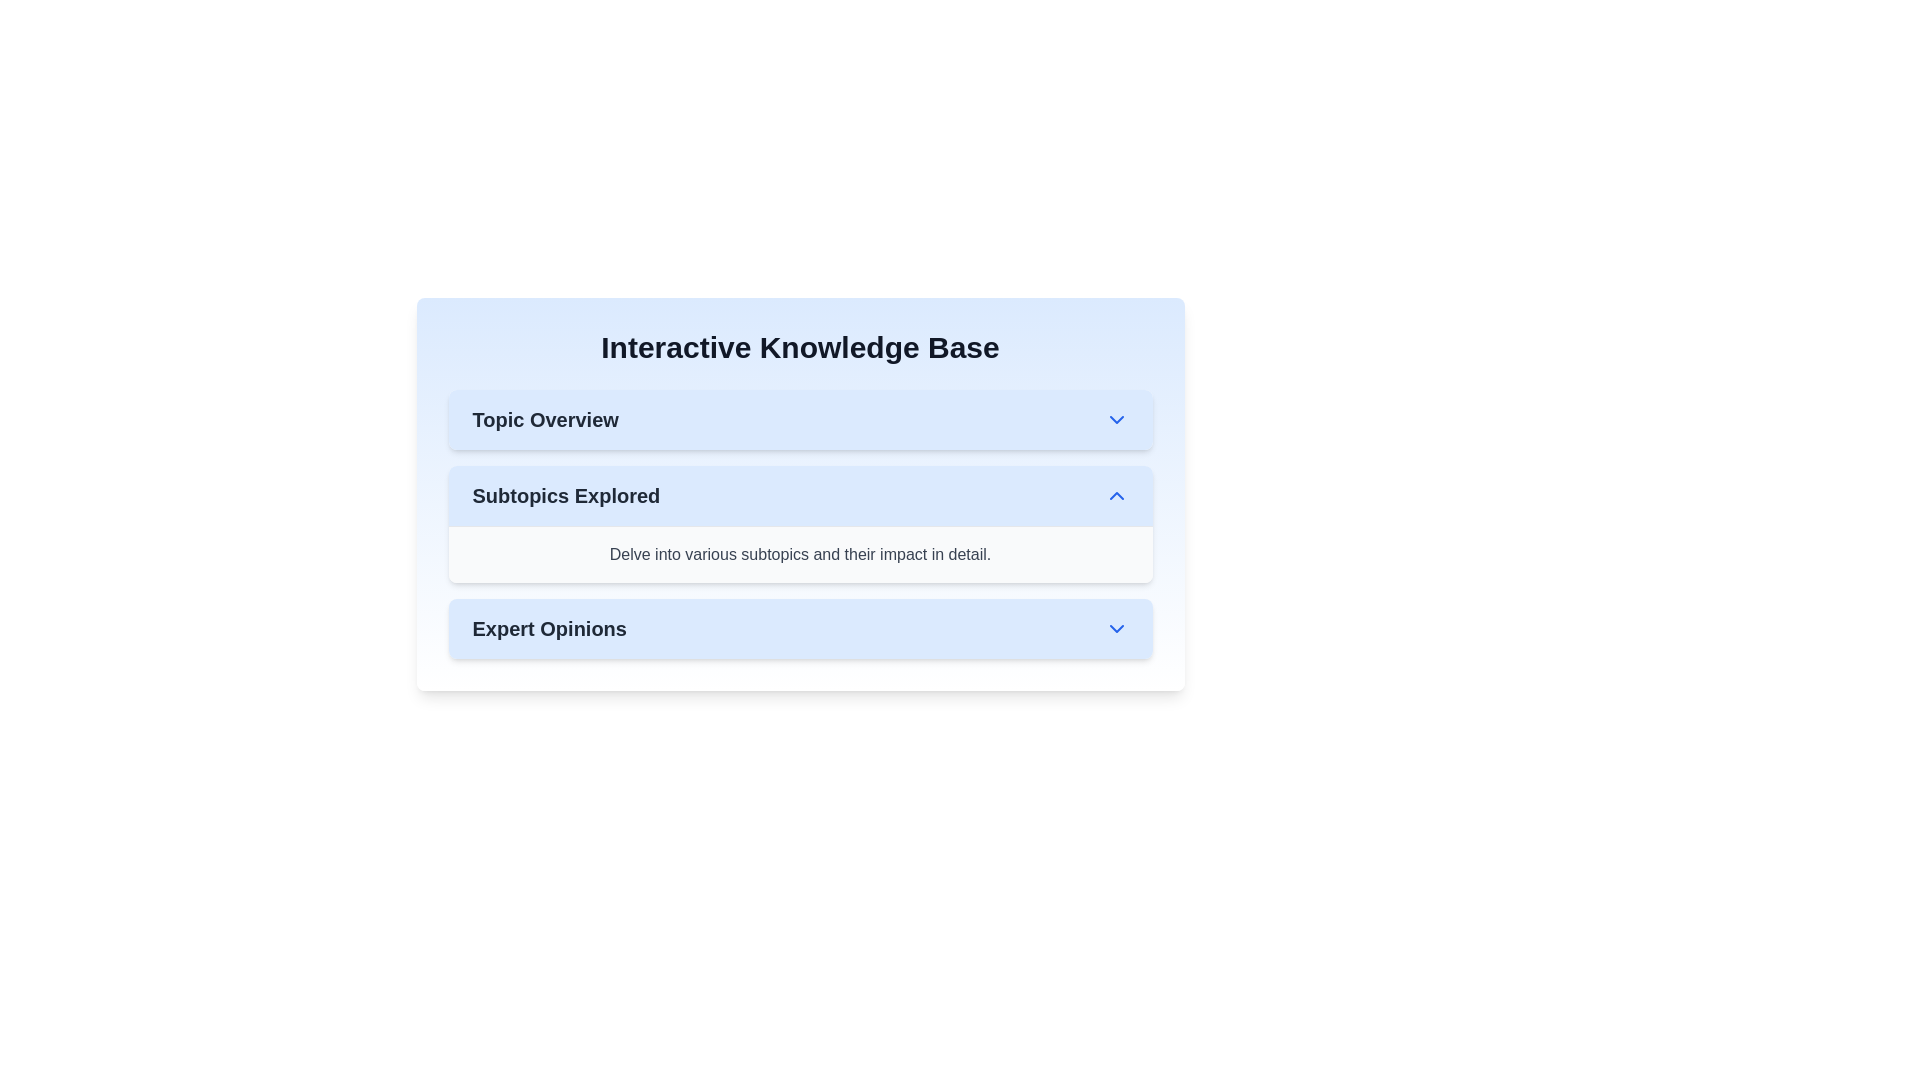  I want to click on the second expandable card in the 'Interactive Knowledge Base' section, so click(800, 523).